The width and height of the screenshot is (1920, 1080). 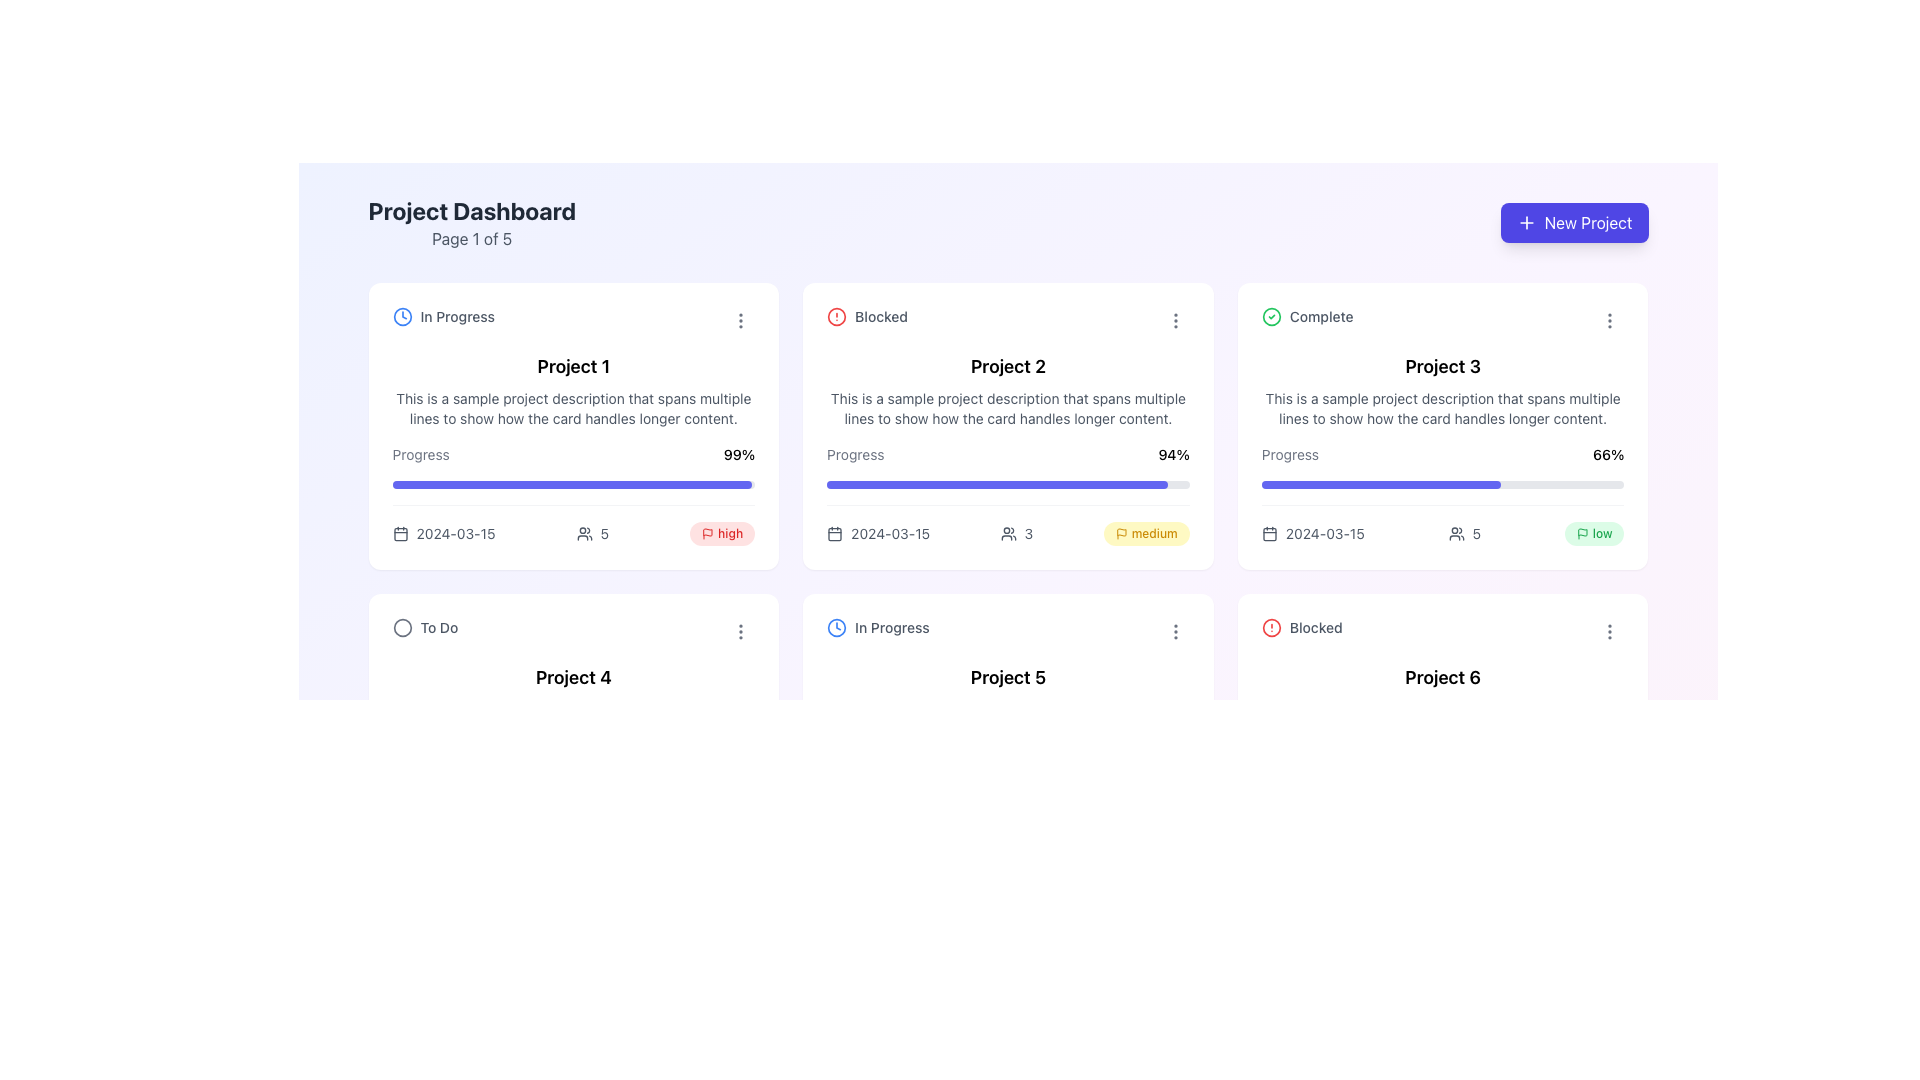 I want to click on the static text element displaying 'Project 1', which is styled as a bold headline within its card, located below the 'In Progress' status label, so click(x=572, y=366).